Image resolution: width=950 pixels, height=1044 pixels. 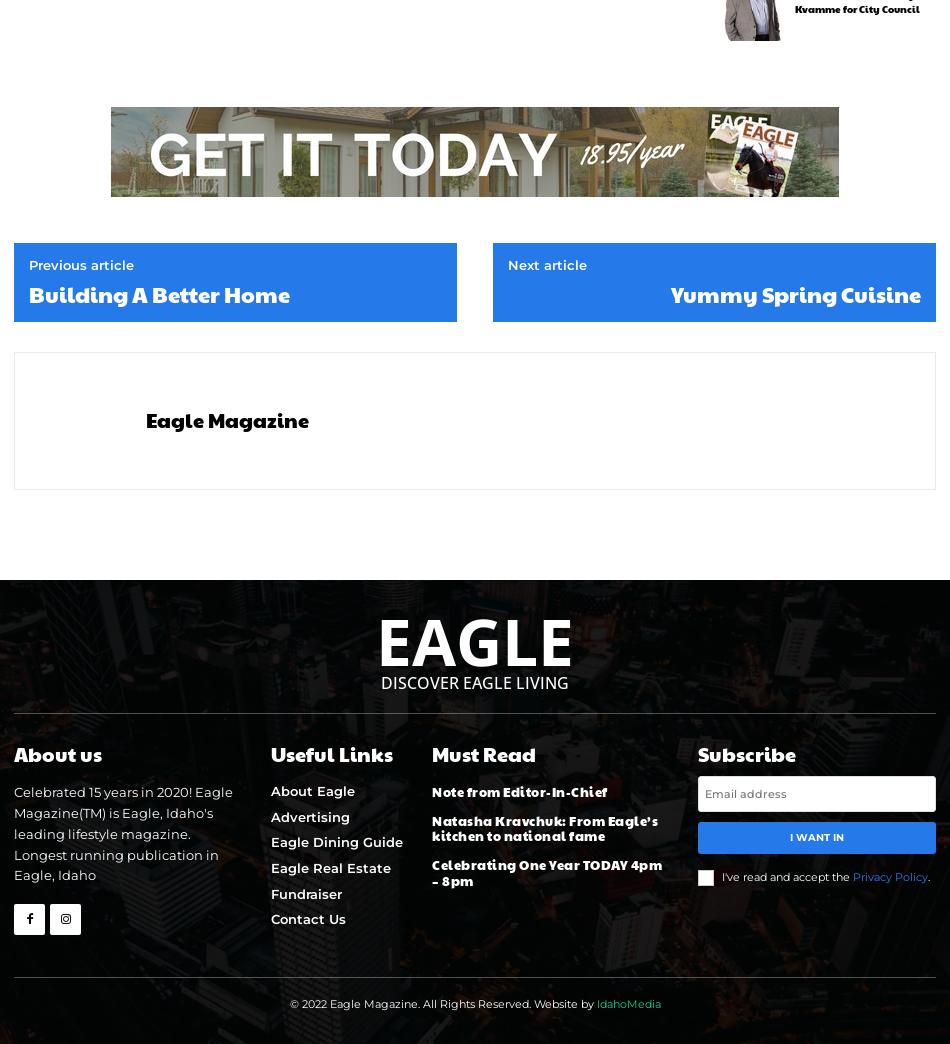 I want to click on 'Note from Editor-In-Chief', so click(x=519, y=790).